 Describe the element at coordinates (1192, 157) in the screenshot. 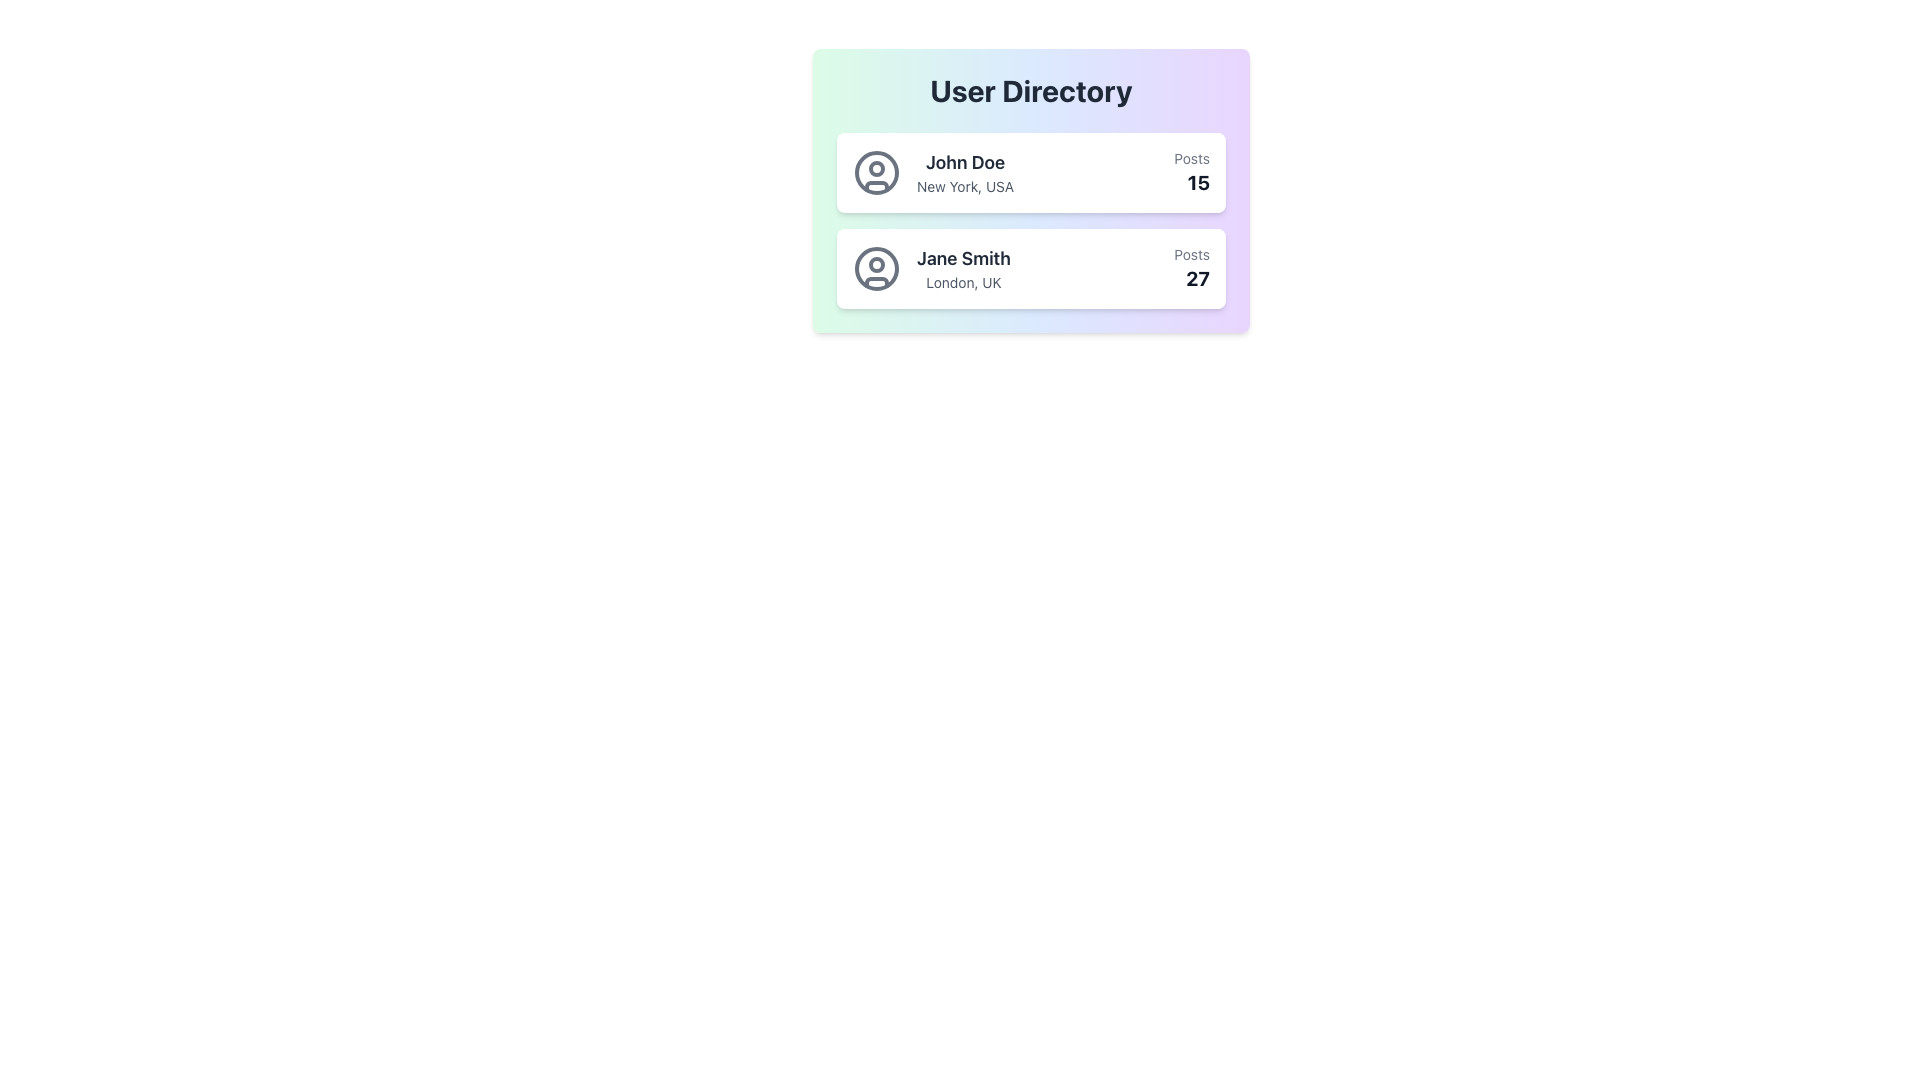

I see `the static text label displaying 'Posts' at the top-right of John Doe's user item card` at that location.